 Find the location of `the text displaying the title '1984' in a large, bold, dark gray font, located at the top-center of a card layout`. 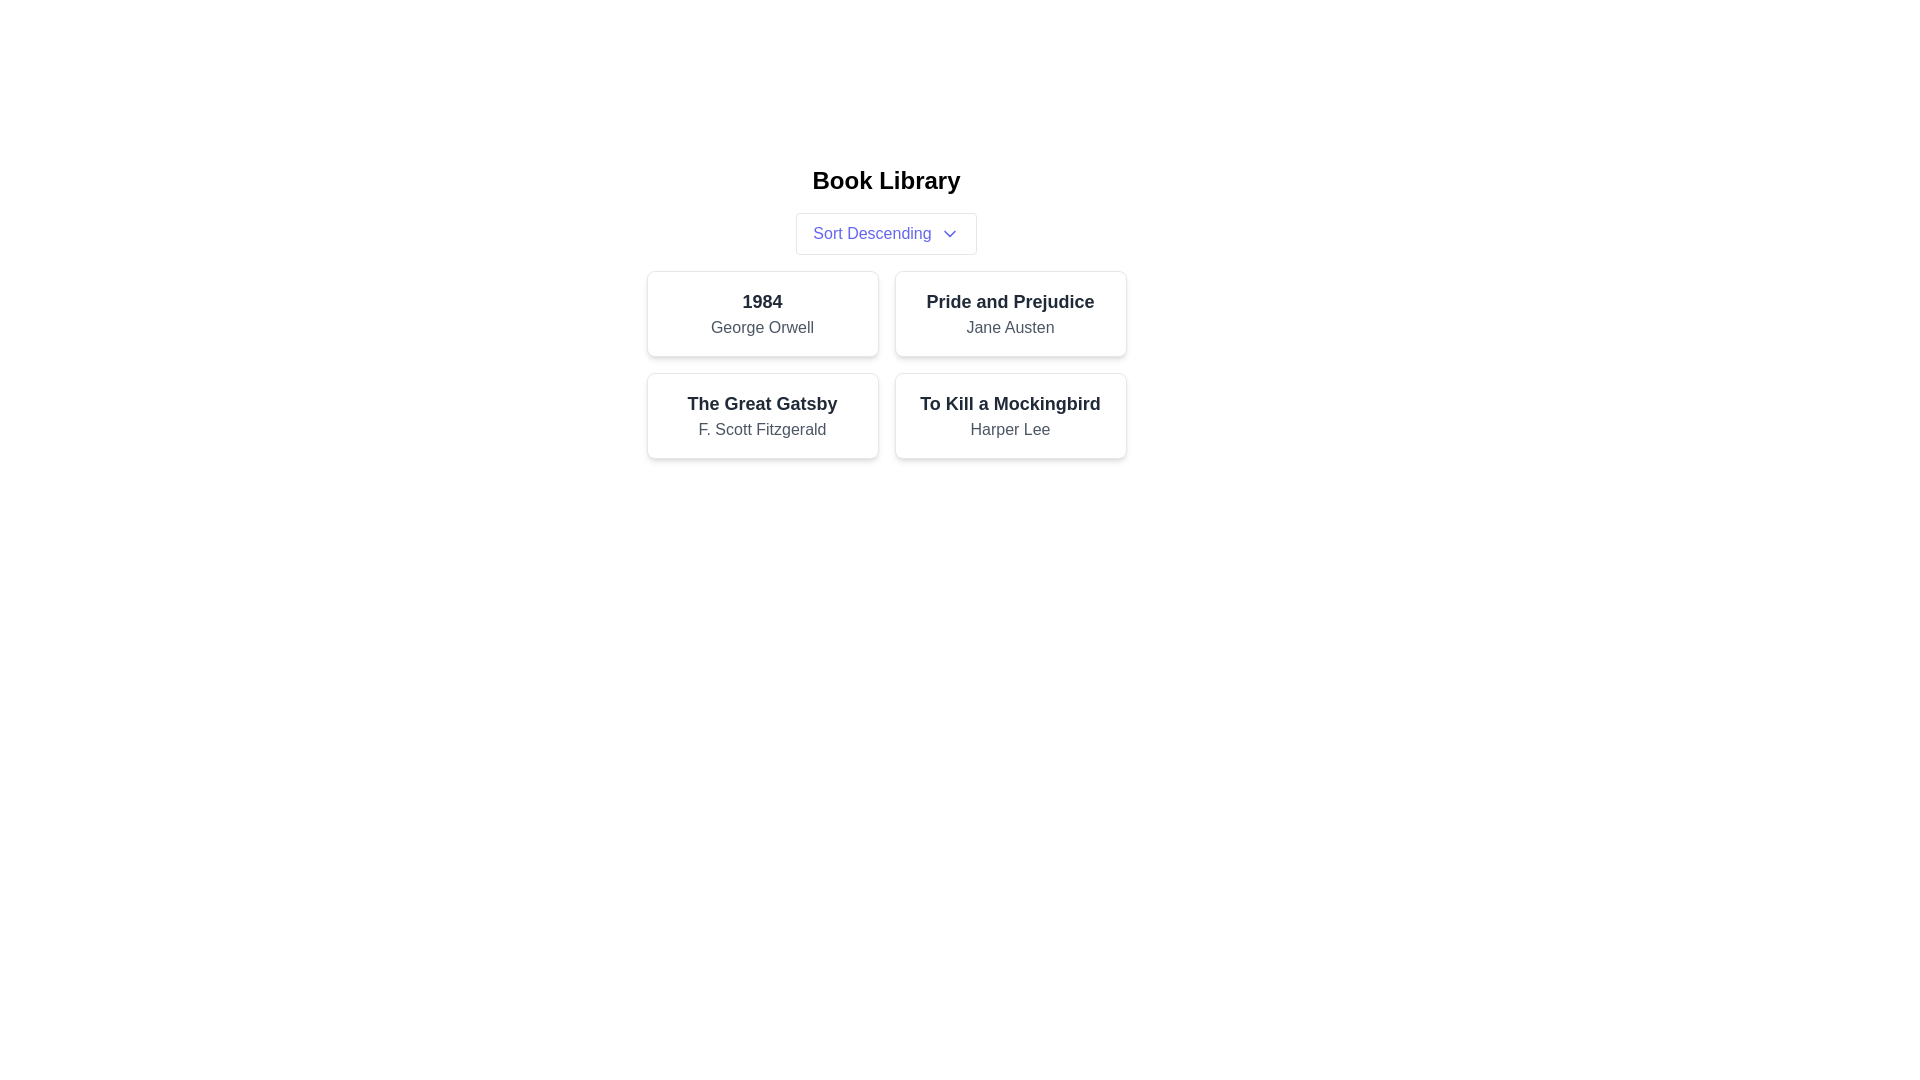

the text displaying the title '1984' in a large, bold, dark gray font, located at the top-center of a card layout is located at coordinates (761, 301).